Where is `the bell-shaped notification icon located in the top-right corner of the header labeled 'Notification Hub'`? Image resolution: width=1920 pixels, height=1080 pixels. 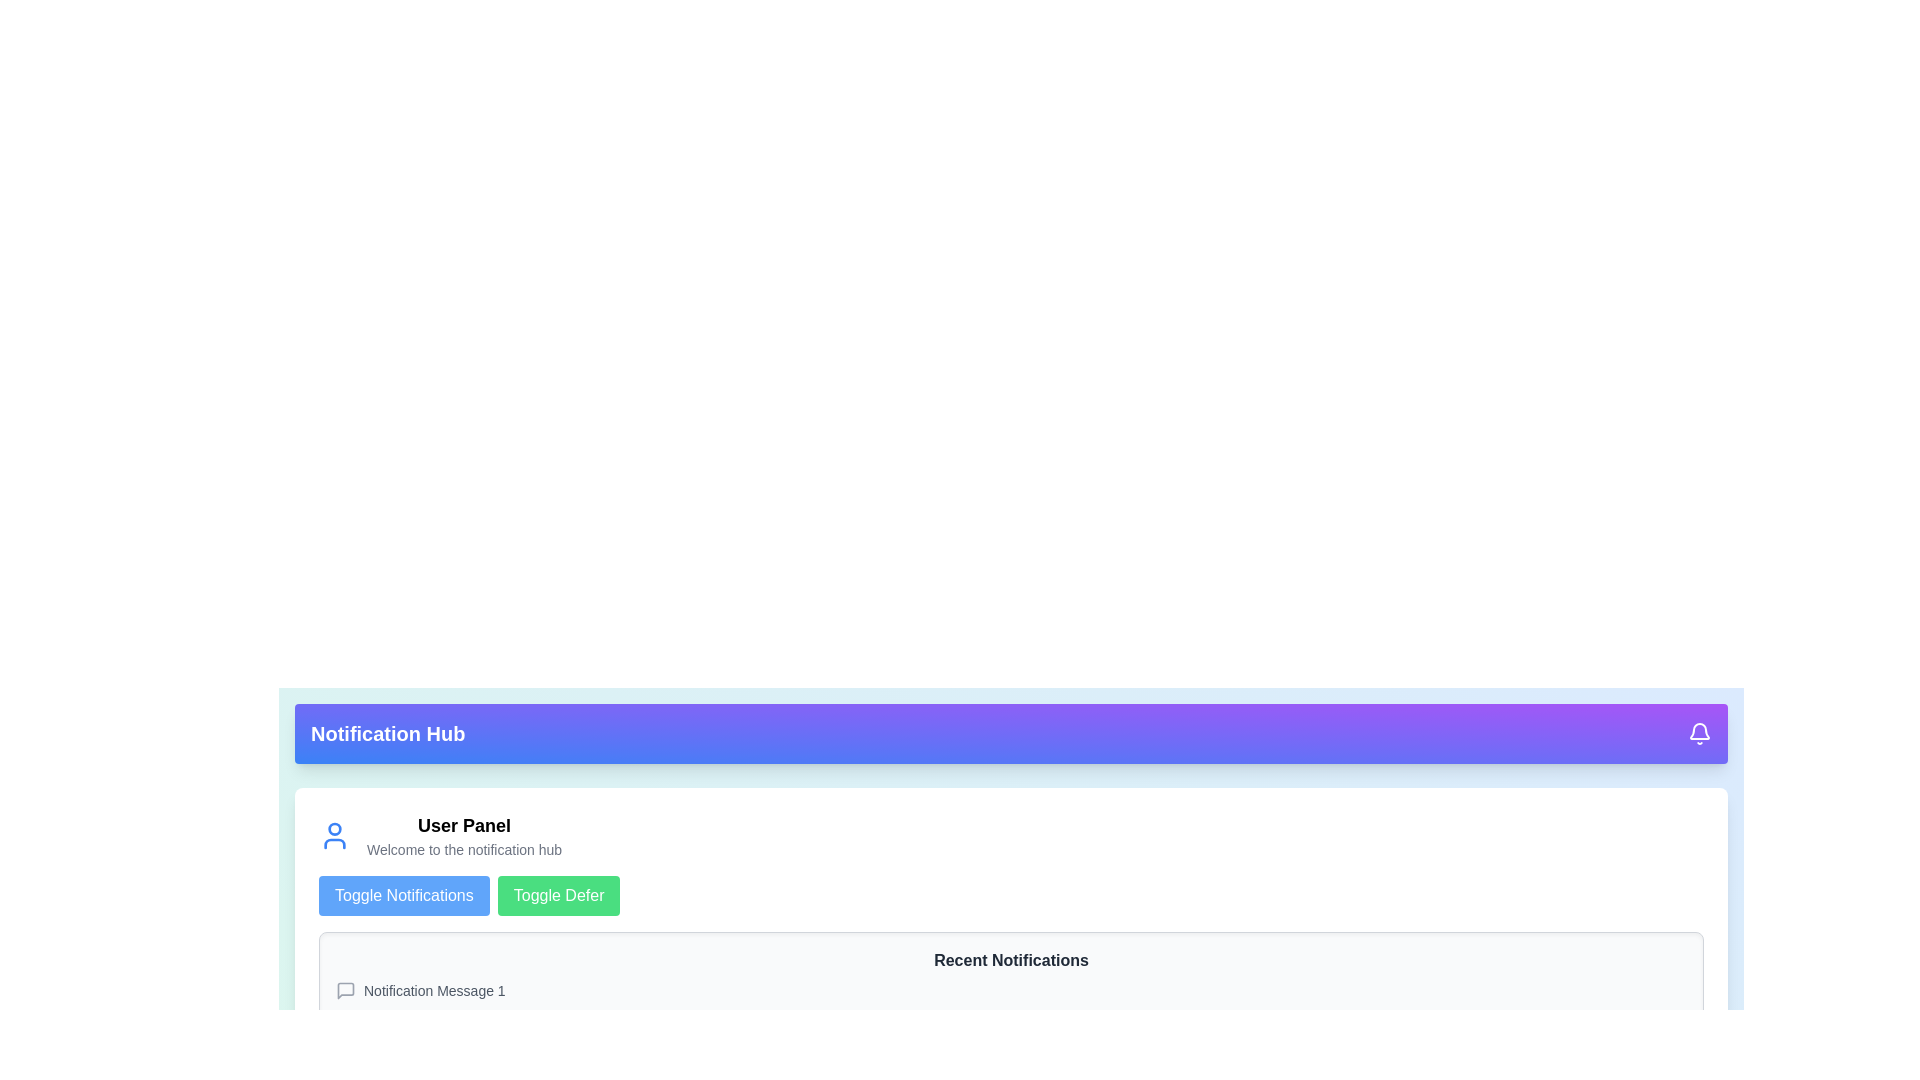
the bell-shaped notification icon located in the top-right corner of the header labeled 'Notification Hub' is located at coordinates (1698, 733).